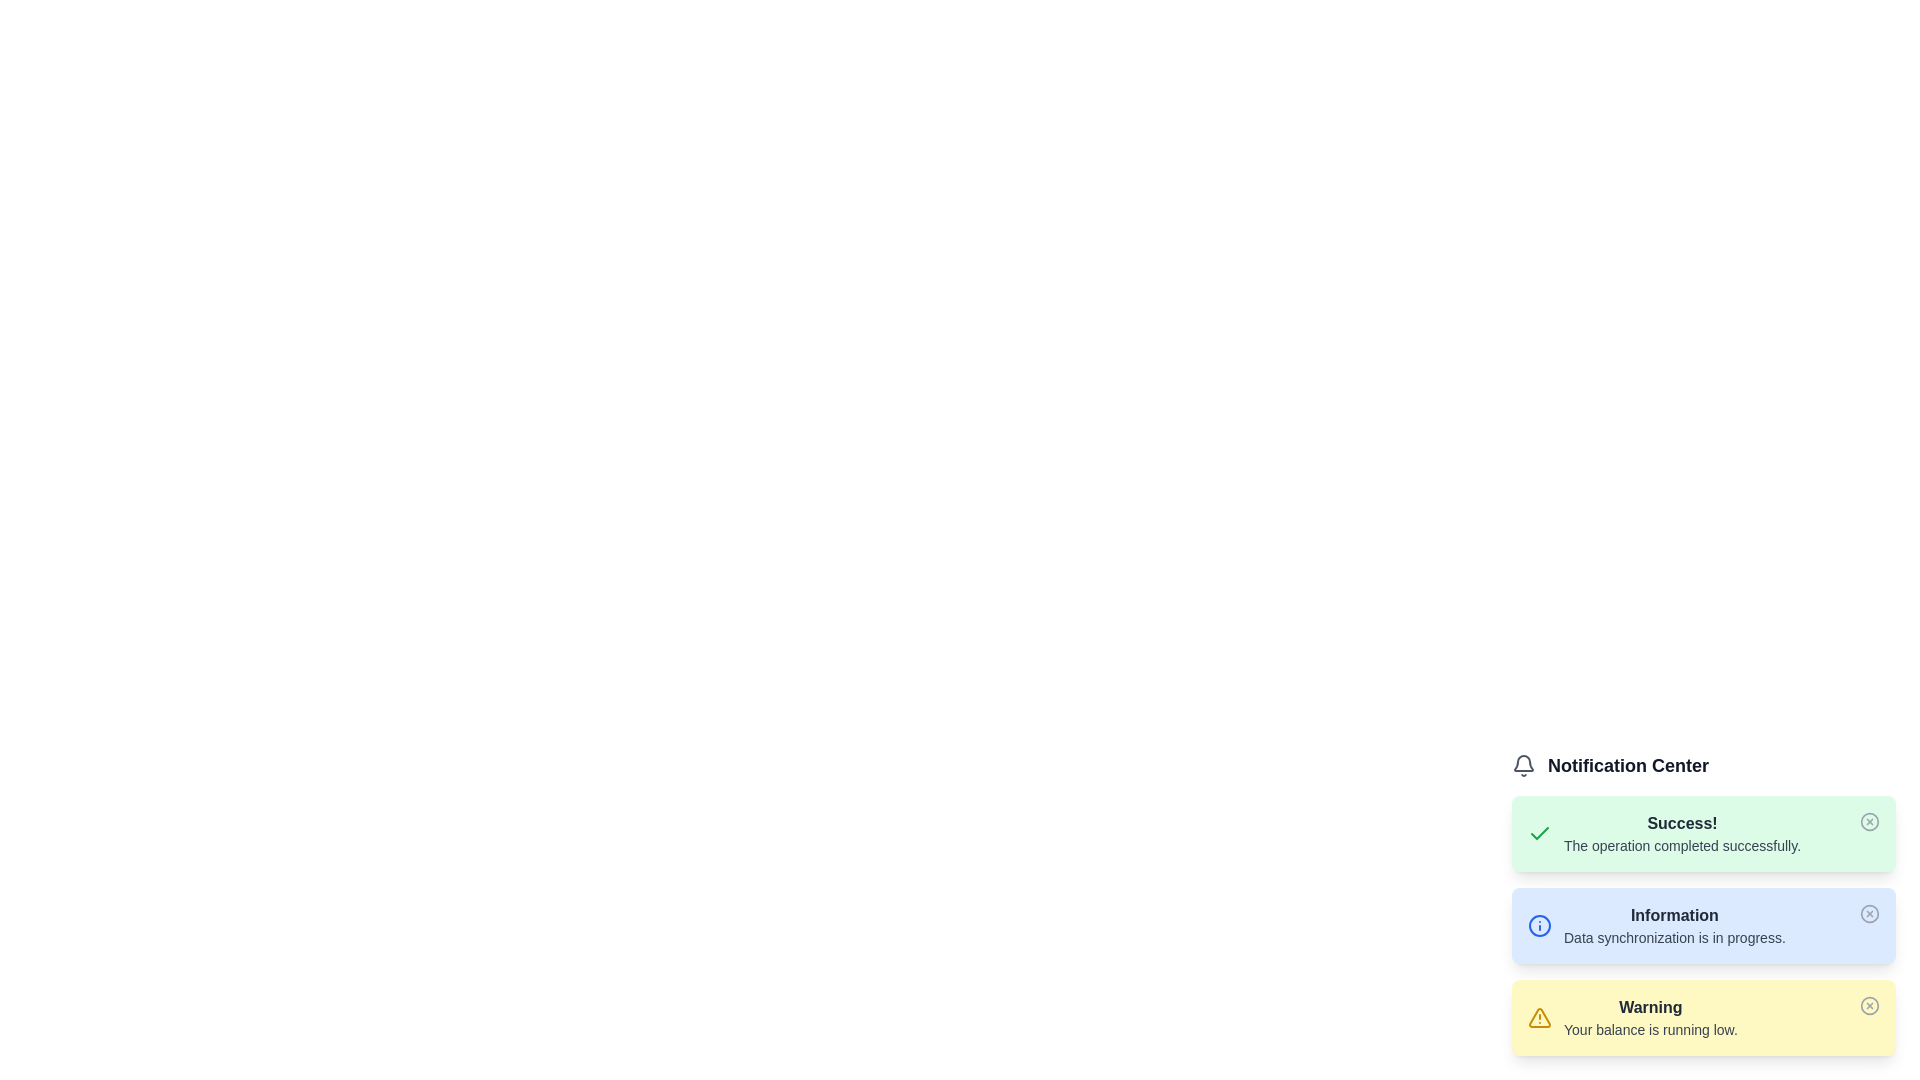 This screenshot has width=1920, height=1080. What do you see at coordinates (1664, 833) in the screenshot?
I see `message from the Alert notification that displays a green checkmark icon, a bolded heading 'Success!', and subtext 'The operation completed successfully.'` at bounding box center [1664, 833].